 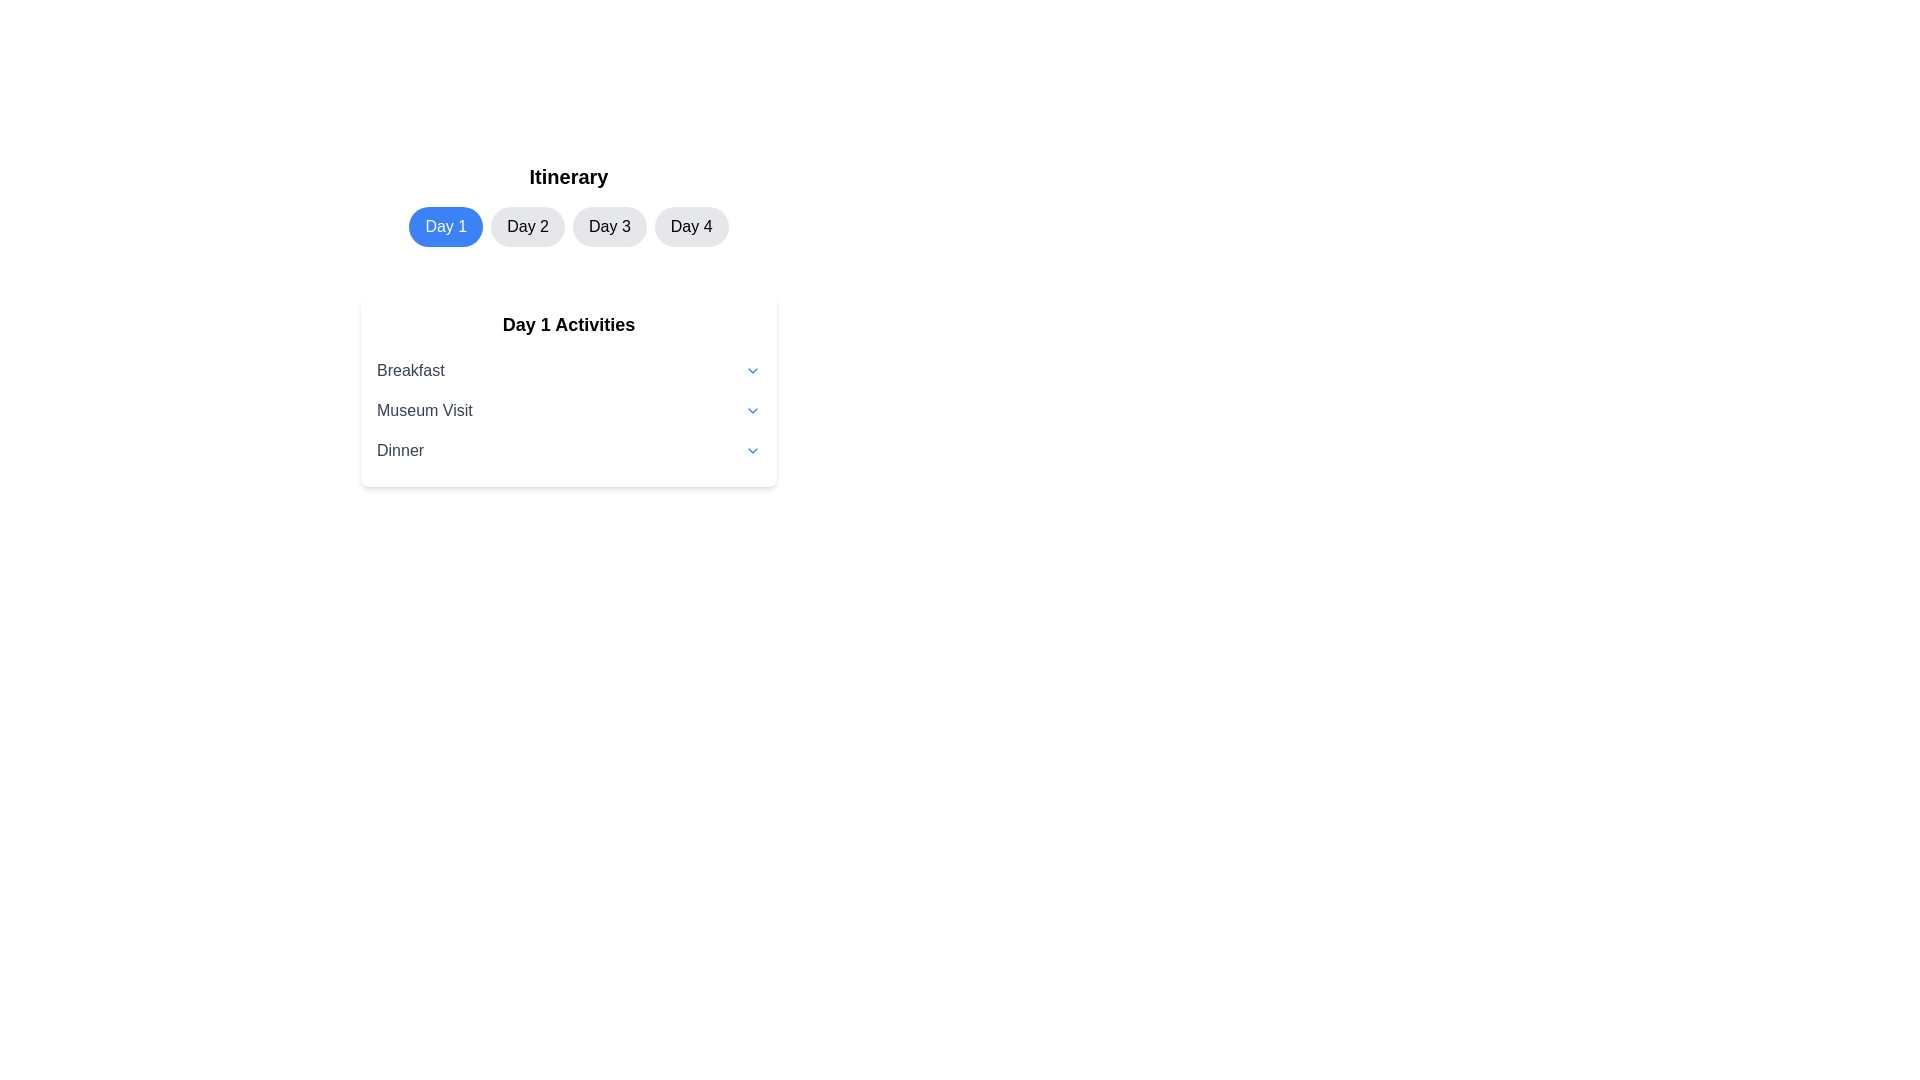 I want to click on the 'Day 1' button located in the top-left corner of the itinerary buttons group, under the 'Itinerary' title, so click(x=445, y=226).